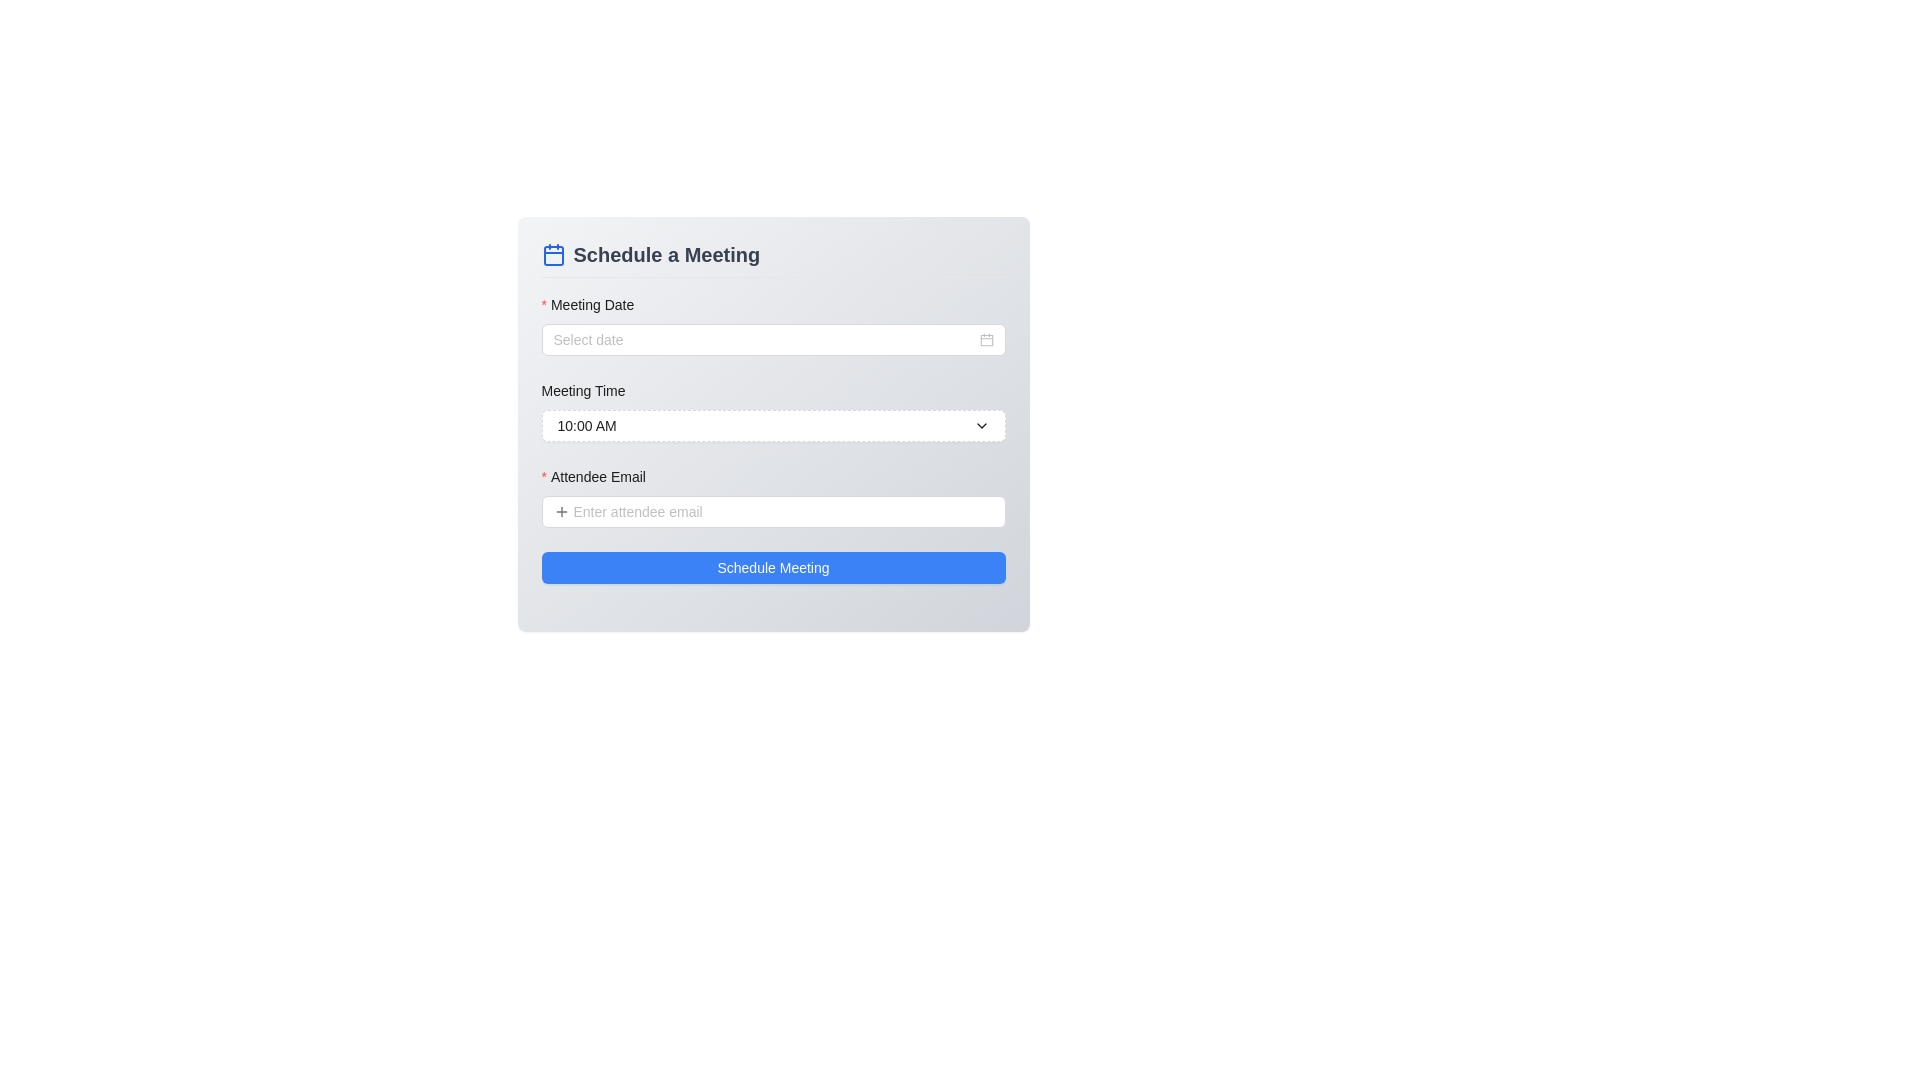 The height and width of the screenshot is (1080, 1920). I want to click on the text label that serves as a header for the meeting scheduling form, positioned at the top section next to a calendar icon, so click(666, 253).